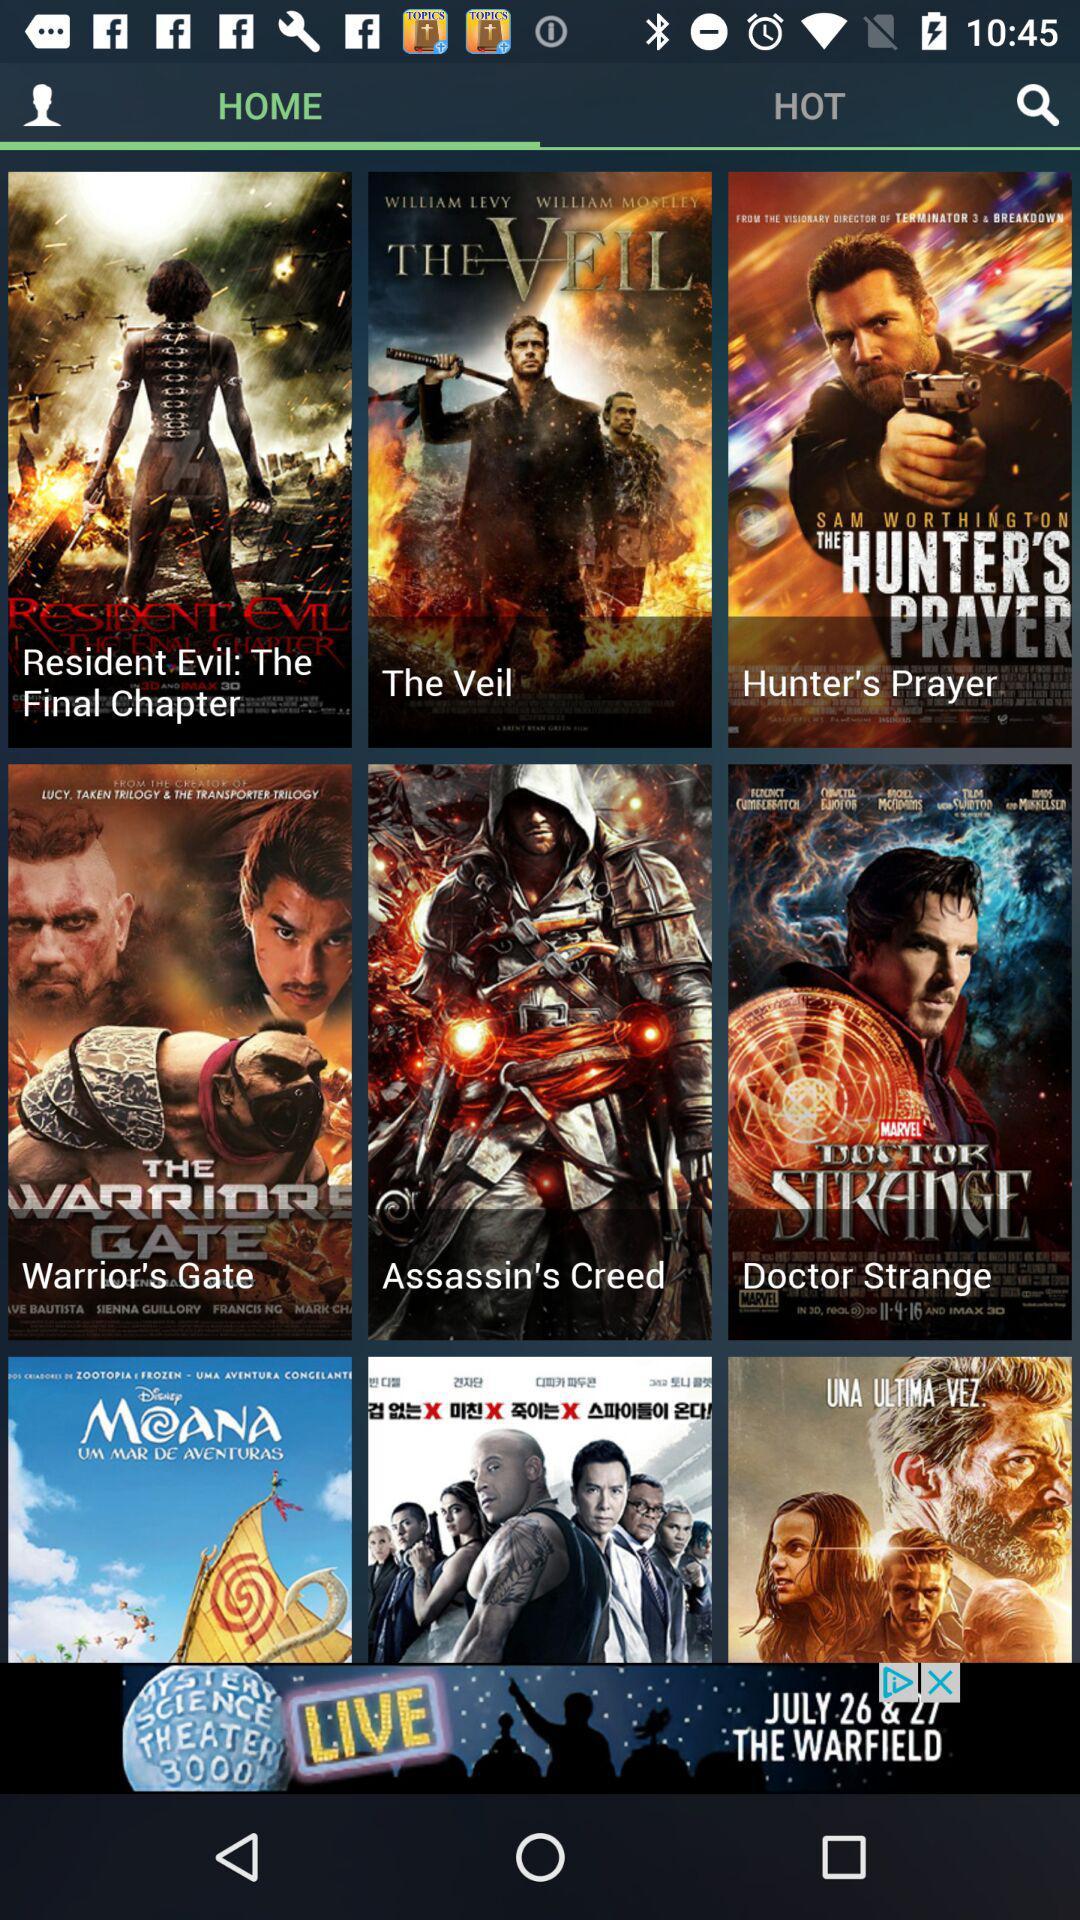 The image size is (1080, 1920). What do you see at coordinates (180, 1050) in the screenshot?
I see `1st image in 2nd row` at bounding box center [180, 1050].